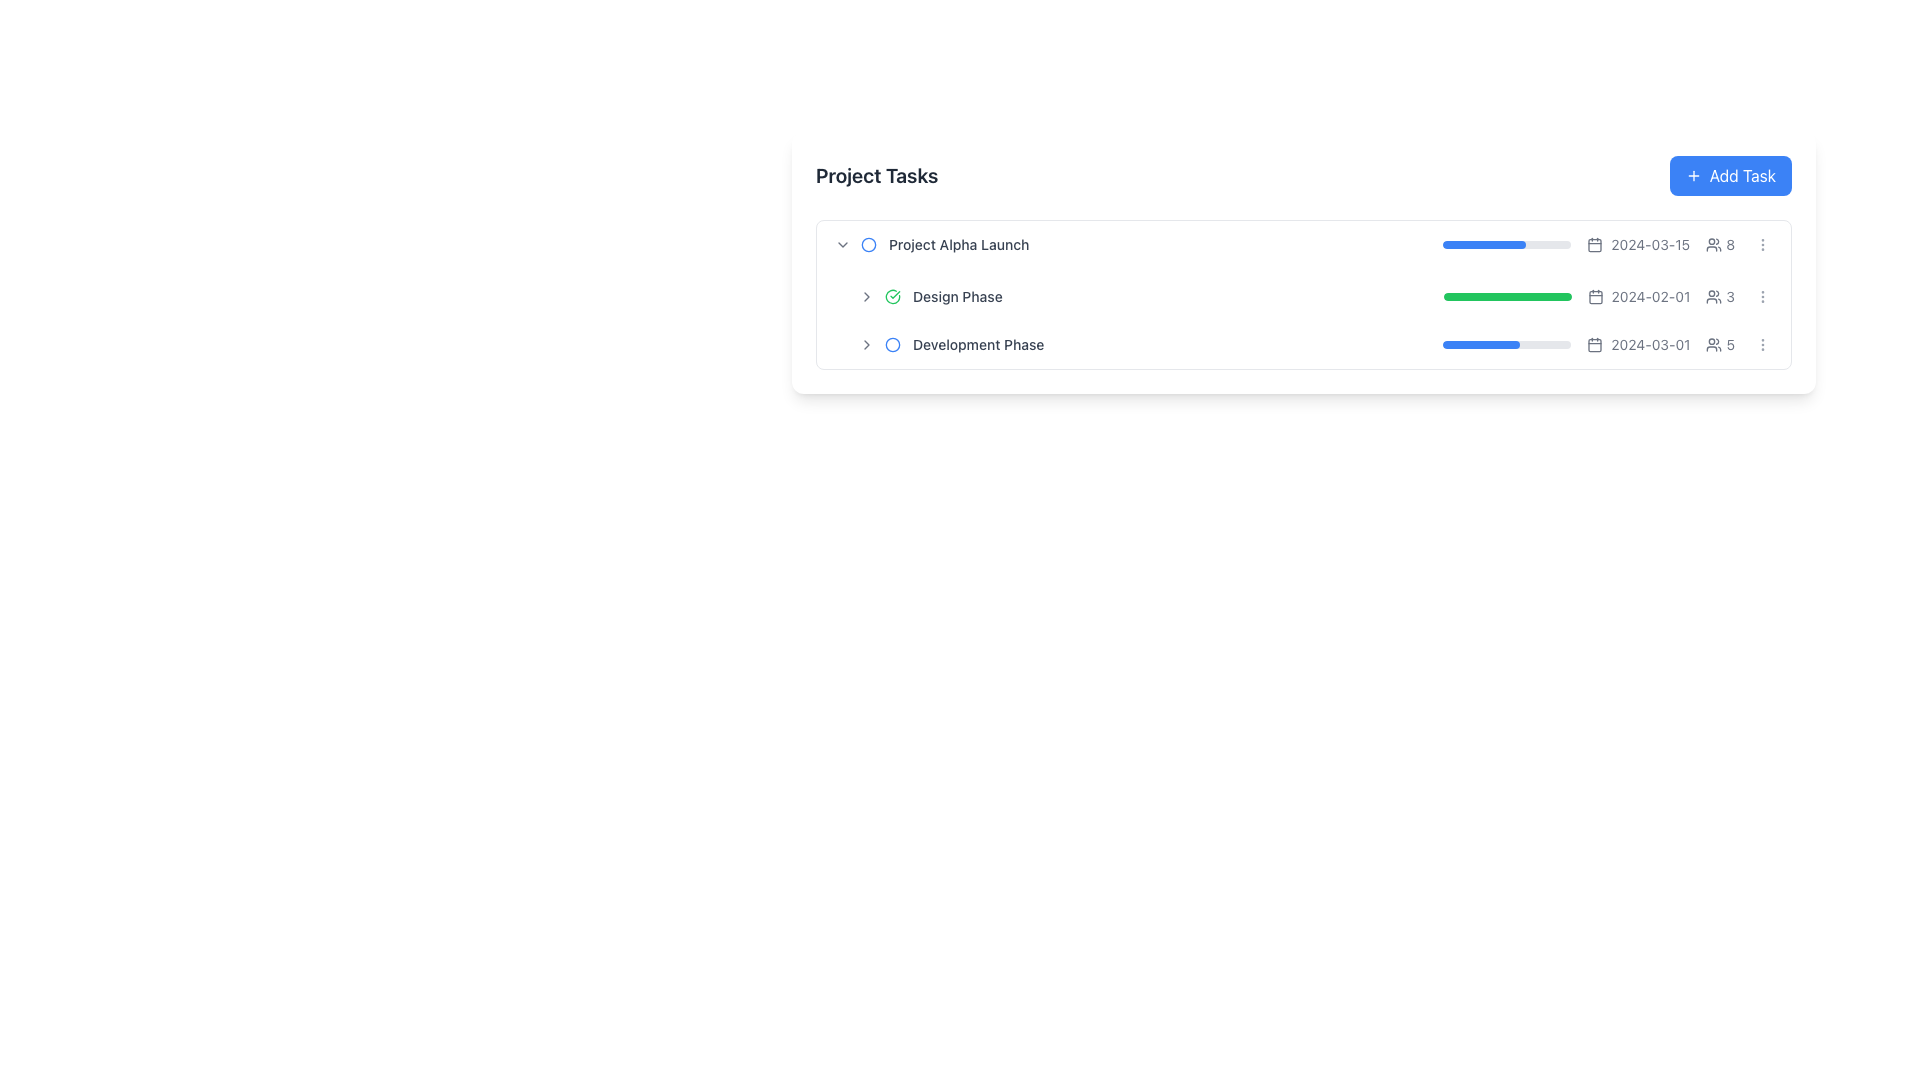 Image resolution: width=1920 pixels, height=1080 pixels. Describe the element at coordinates (1638, 343) in the screenshot. I see `the text with icon that represents a task's due date, located in the third row of the task list, between the progress bar and the user icon` at that location.